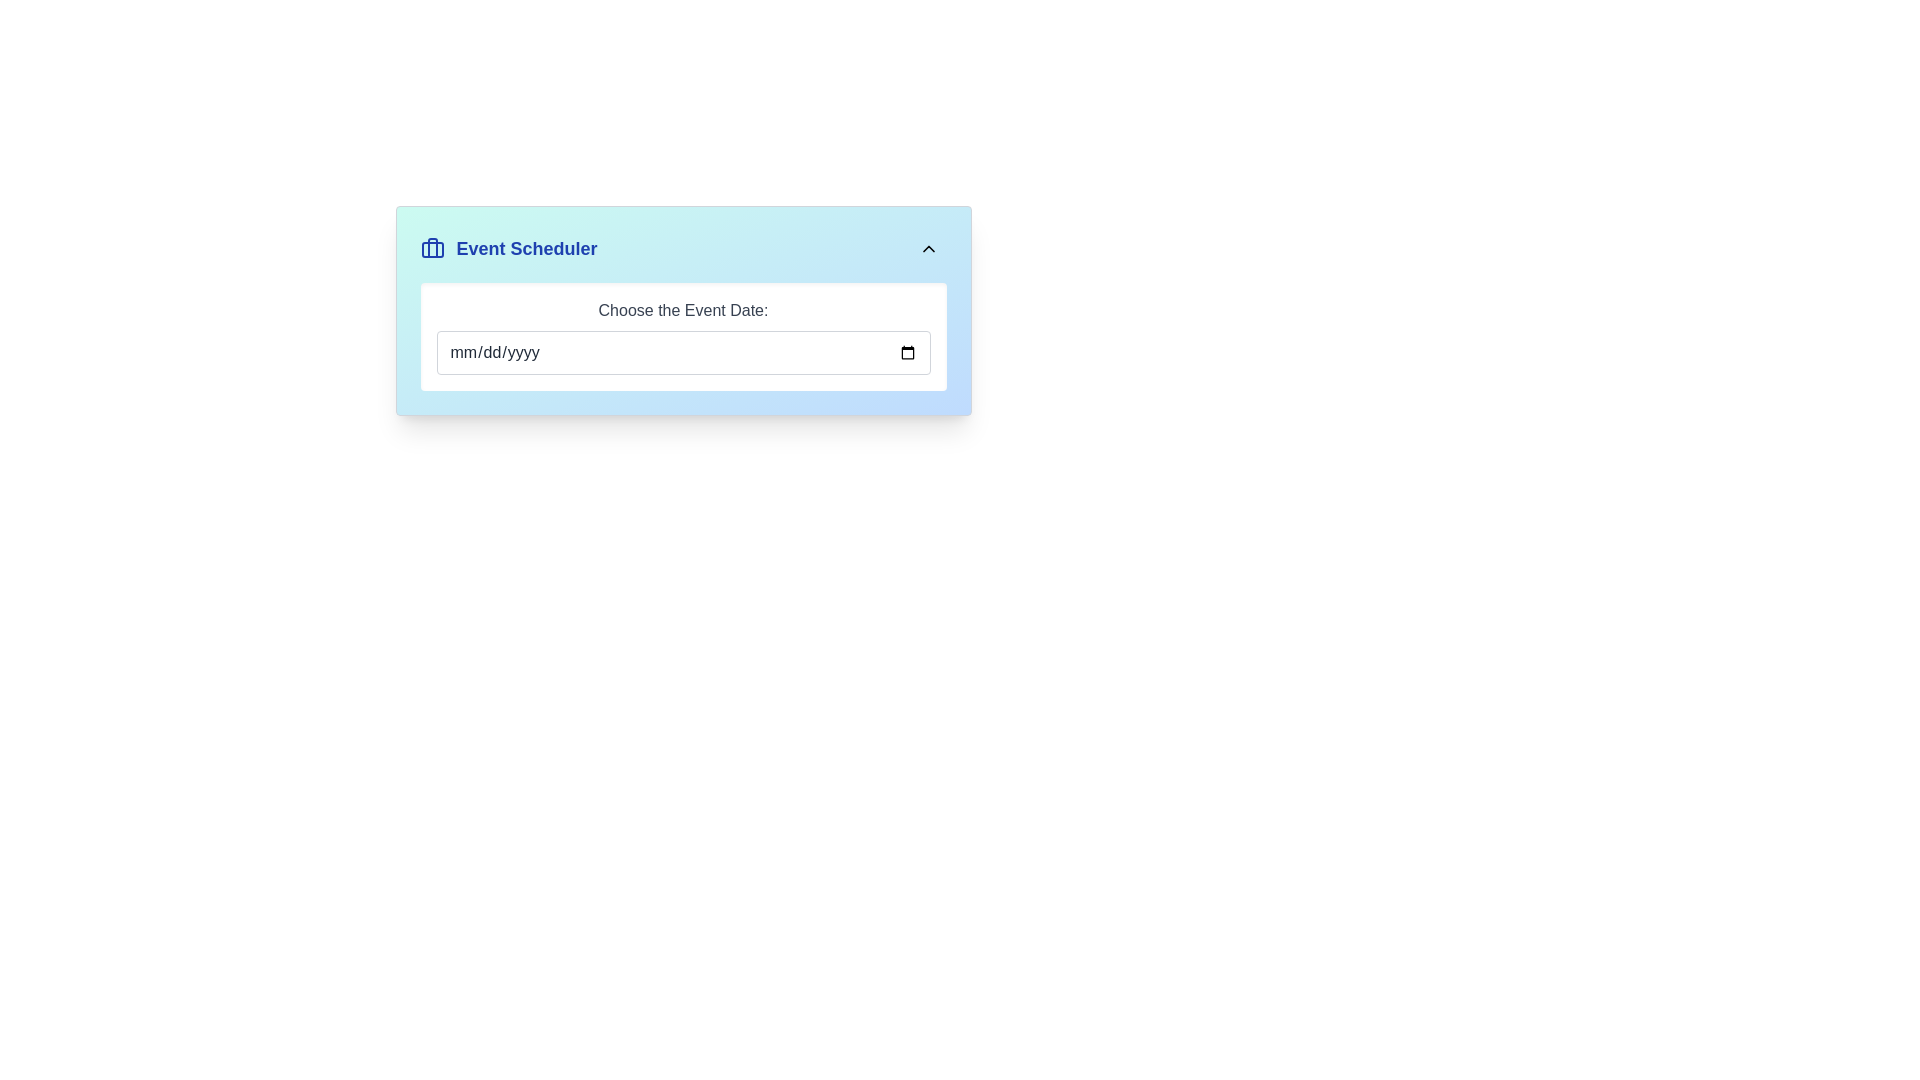 This screenshot has width=1920, height=1080. Describe the element at coordinates (527, 248) in the screenshot. I see `the Text Label that serves as the title or header of the card, indicating event scheduling functionality, located to the right of a briefcase icon in the upper left corner of the card` at that location.